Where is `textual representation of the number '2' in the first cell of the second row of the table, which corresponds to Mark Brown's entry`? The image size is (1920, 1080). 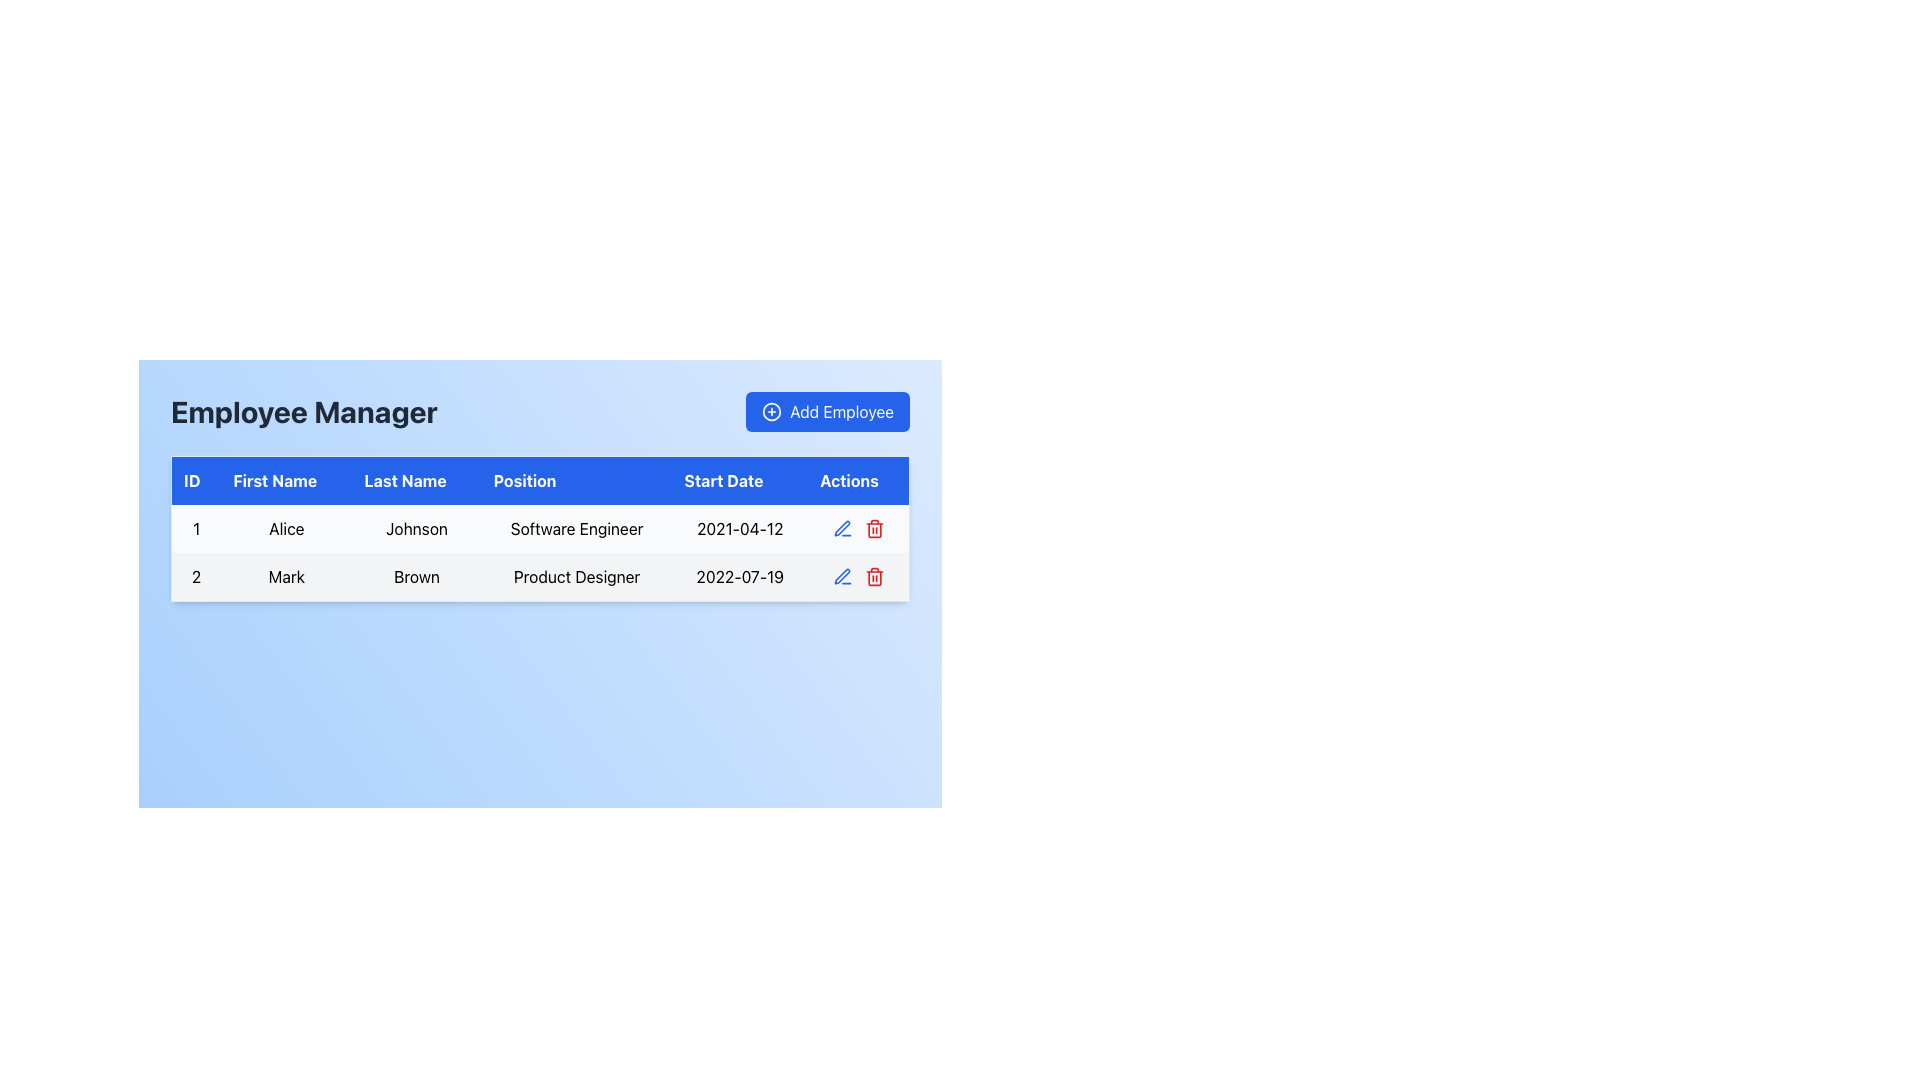 textual representation of the number '2' in the first cell of the second row of the table, which corresponds to Mark Brown's entry is located at coordinates (196, 577).